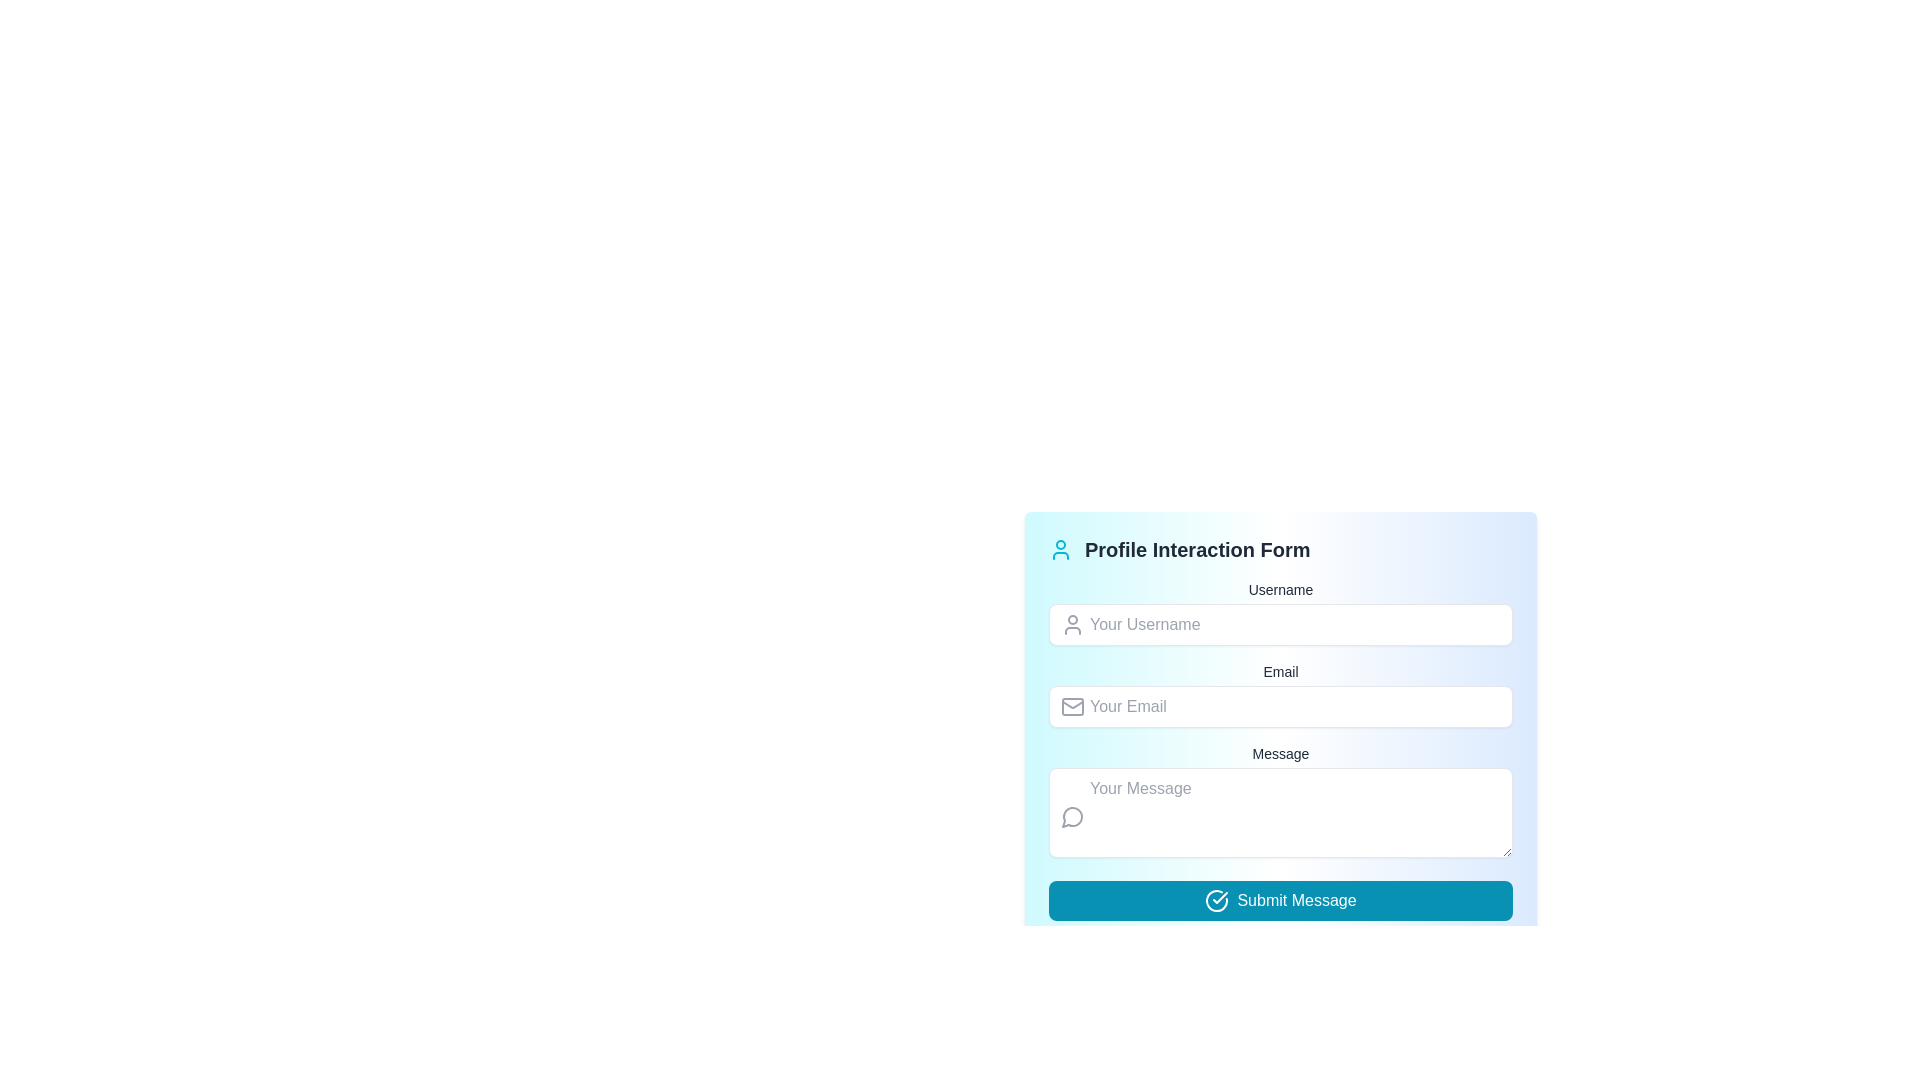 The width and height of the screenshot is (1920, 1080). What do you see at coordinates (1281, 671) in the screenshot?
I see `the 'Email' label which serves as an identifier for the email input field in the profile interaction form` at bounding box center [1281, 671].